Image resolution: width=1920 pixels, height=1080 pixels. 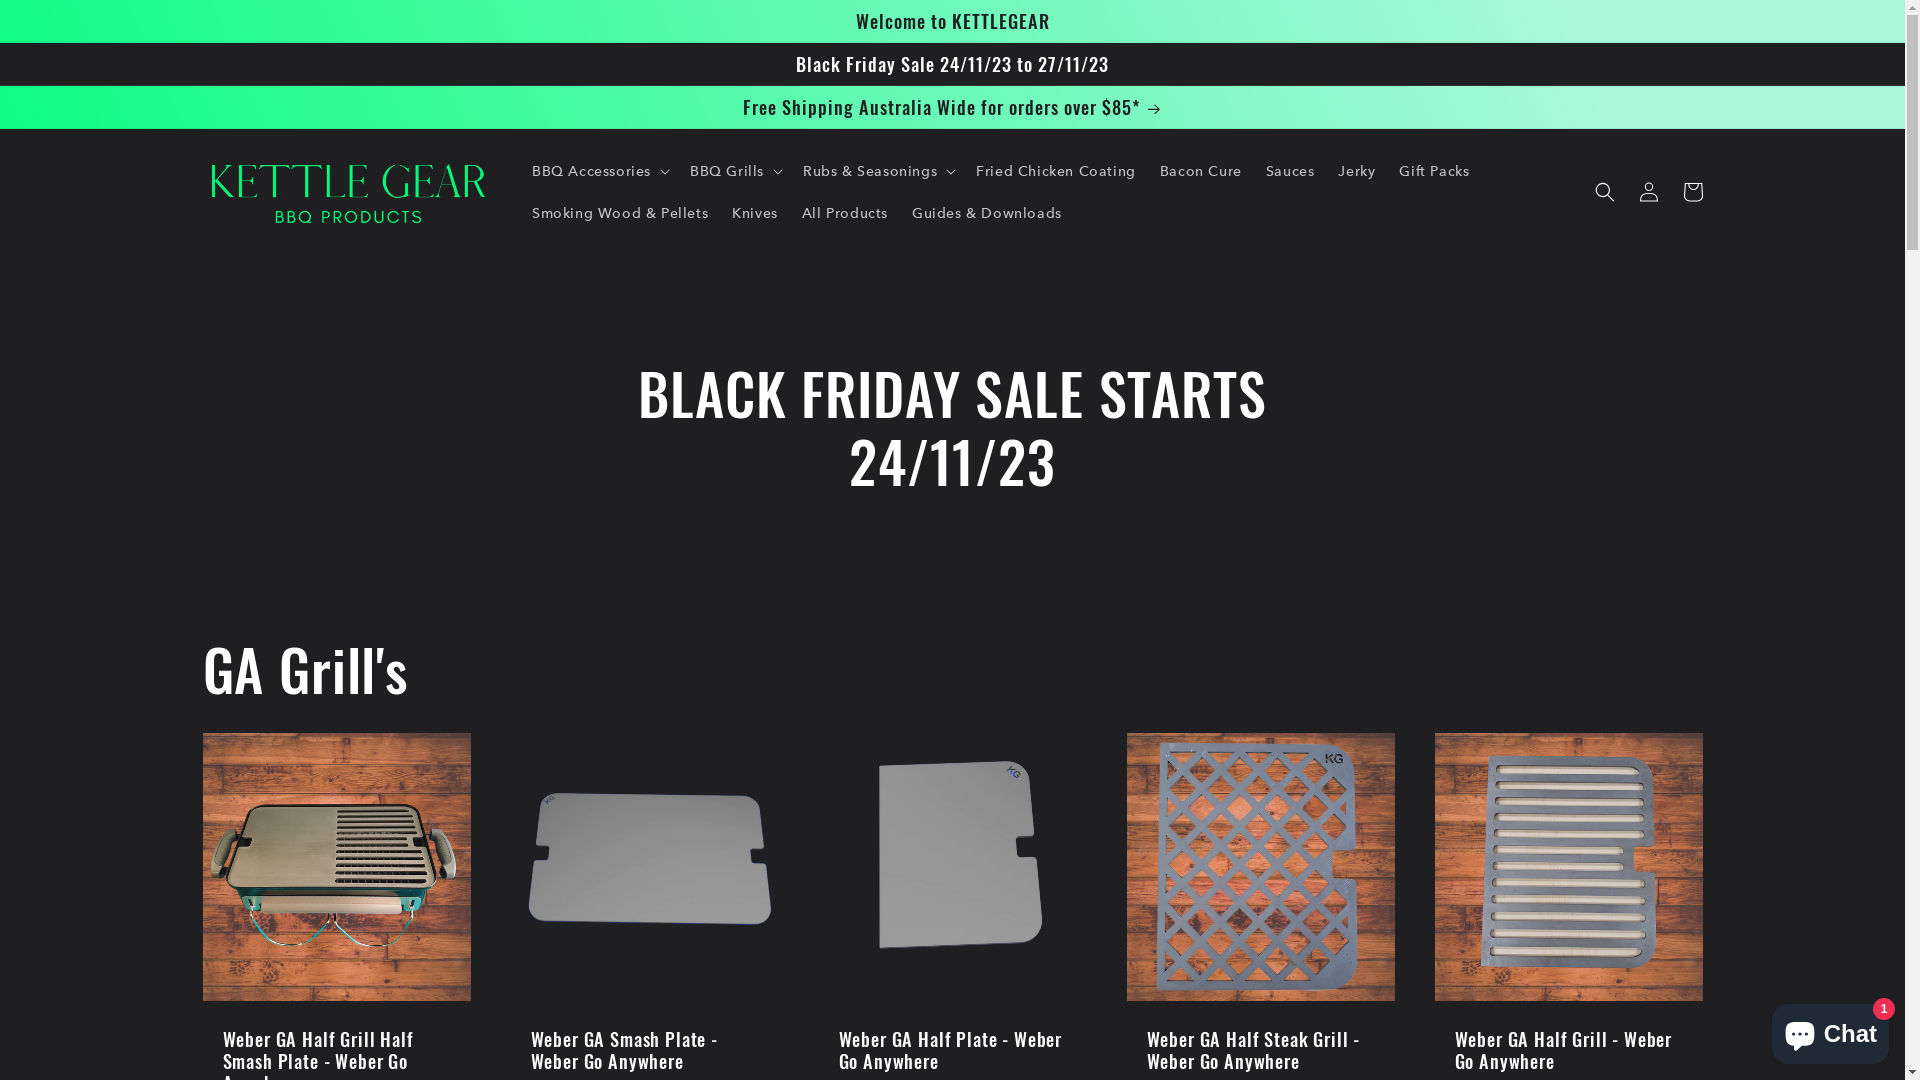 What do you see at coordinates (1290, 169) in the screenshot?
I see `'Sauces'` at bounding box center [1290, 169].